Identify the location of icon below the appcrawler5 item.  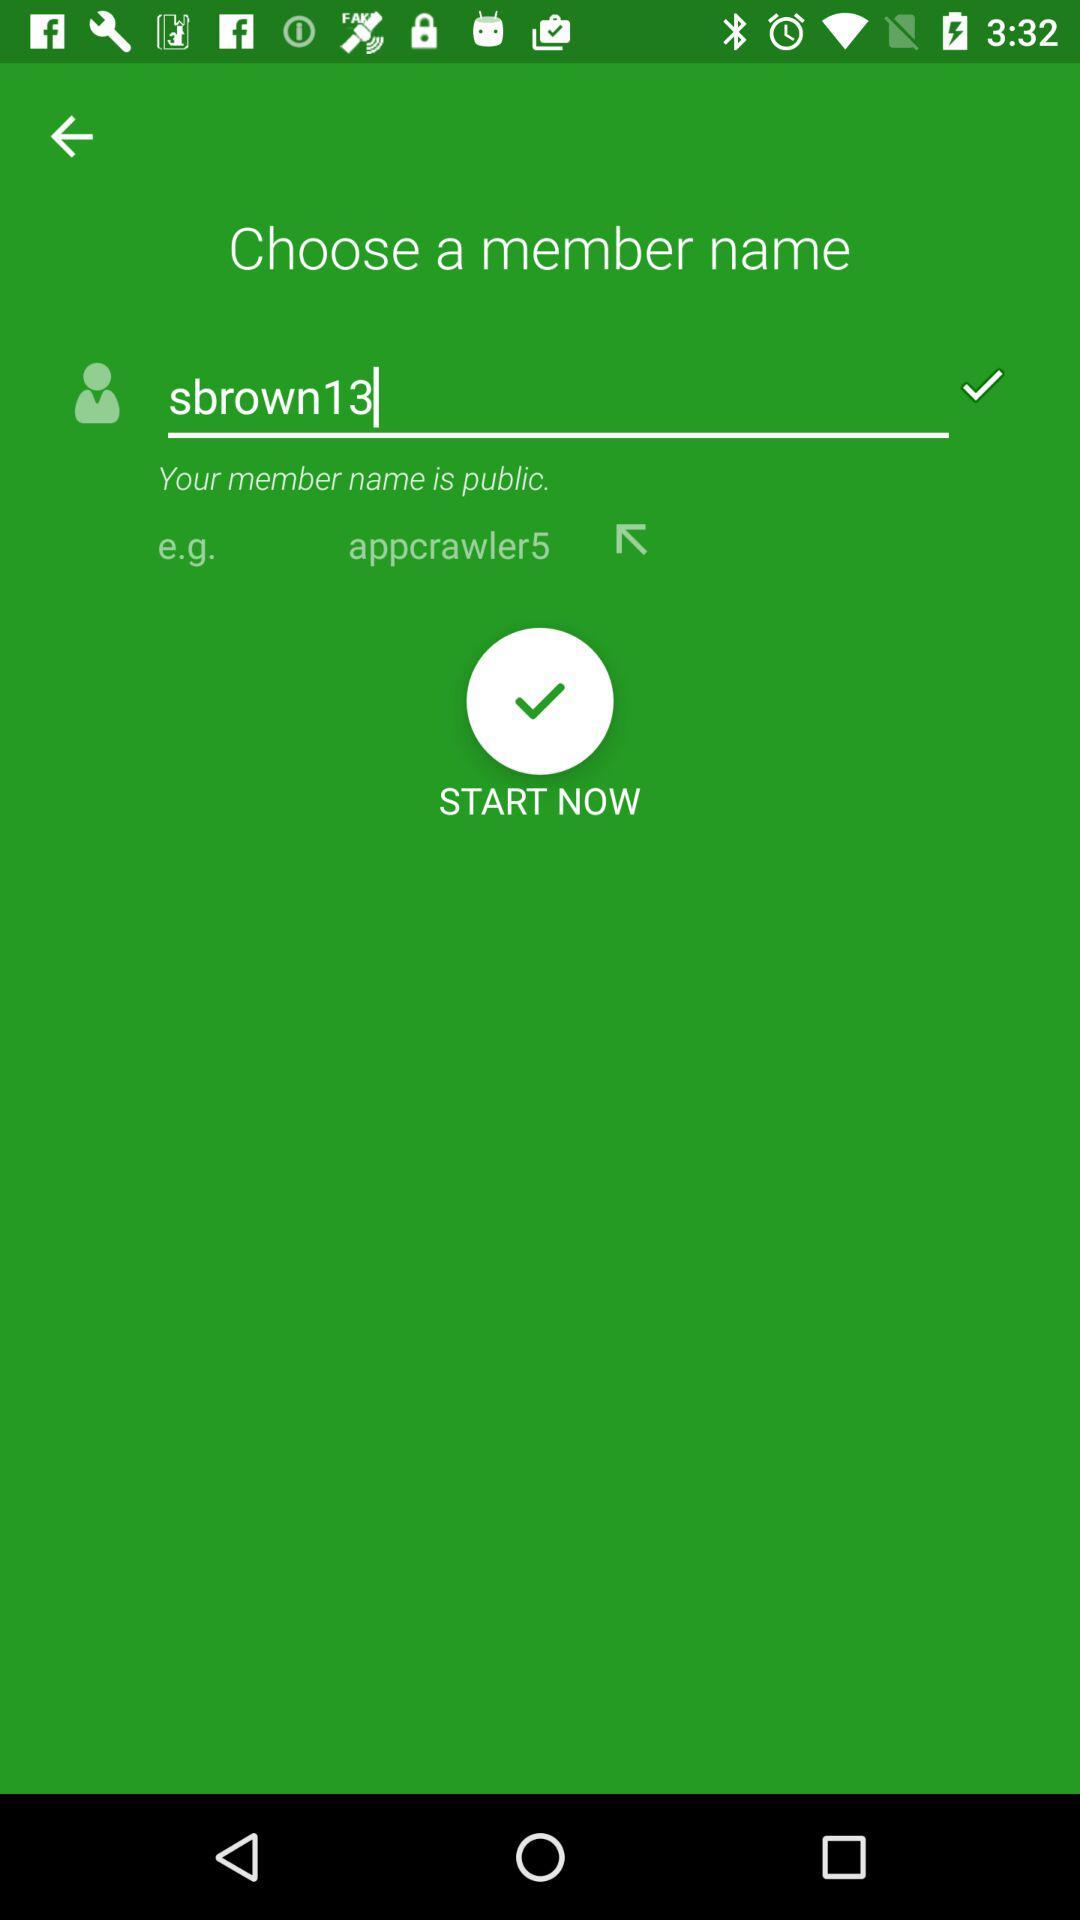
(540, 701).